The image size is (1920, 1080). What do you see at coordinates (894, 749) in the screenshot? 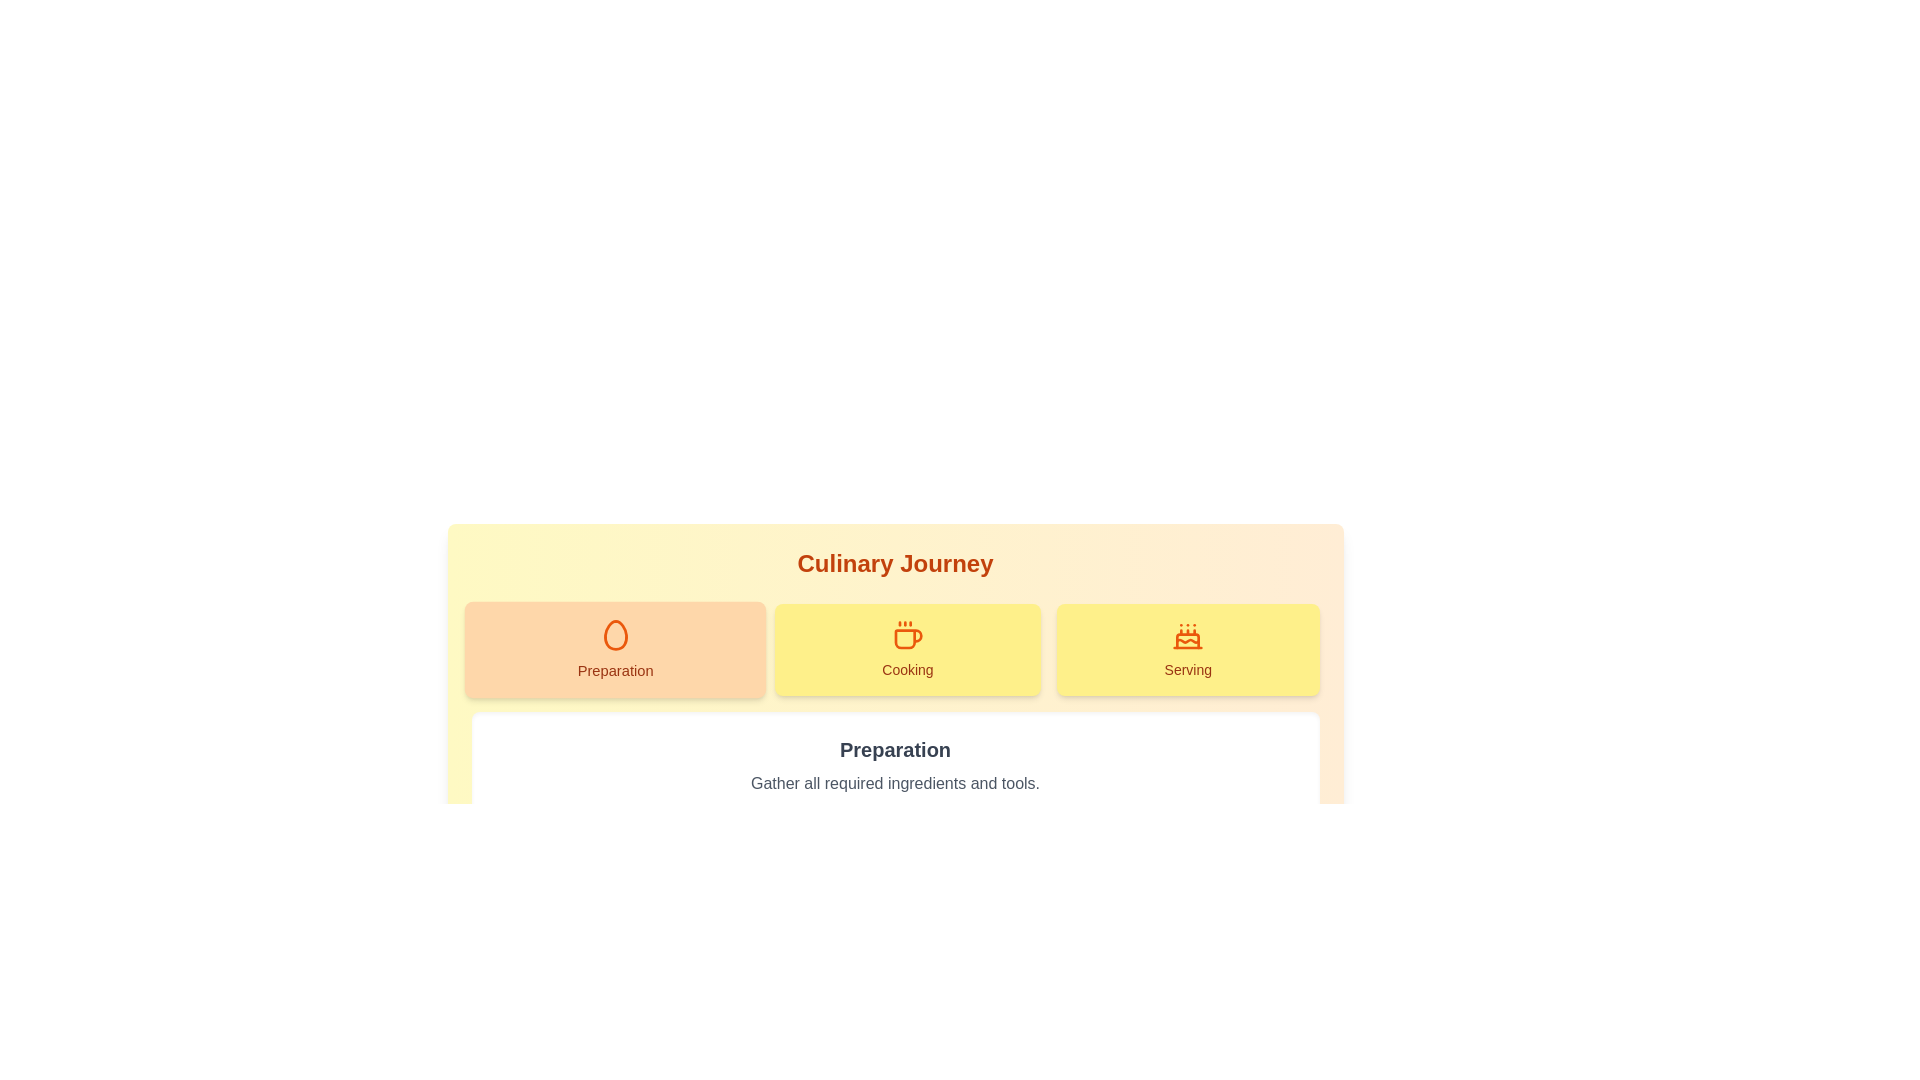
I see `the 'Preparation' text label, which is displayed in a bold, large-sized dark gray font centered within a white box with rounded corners` at bounding box center [894, 749].